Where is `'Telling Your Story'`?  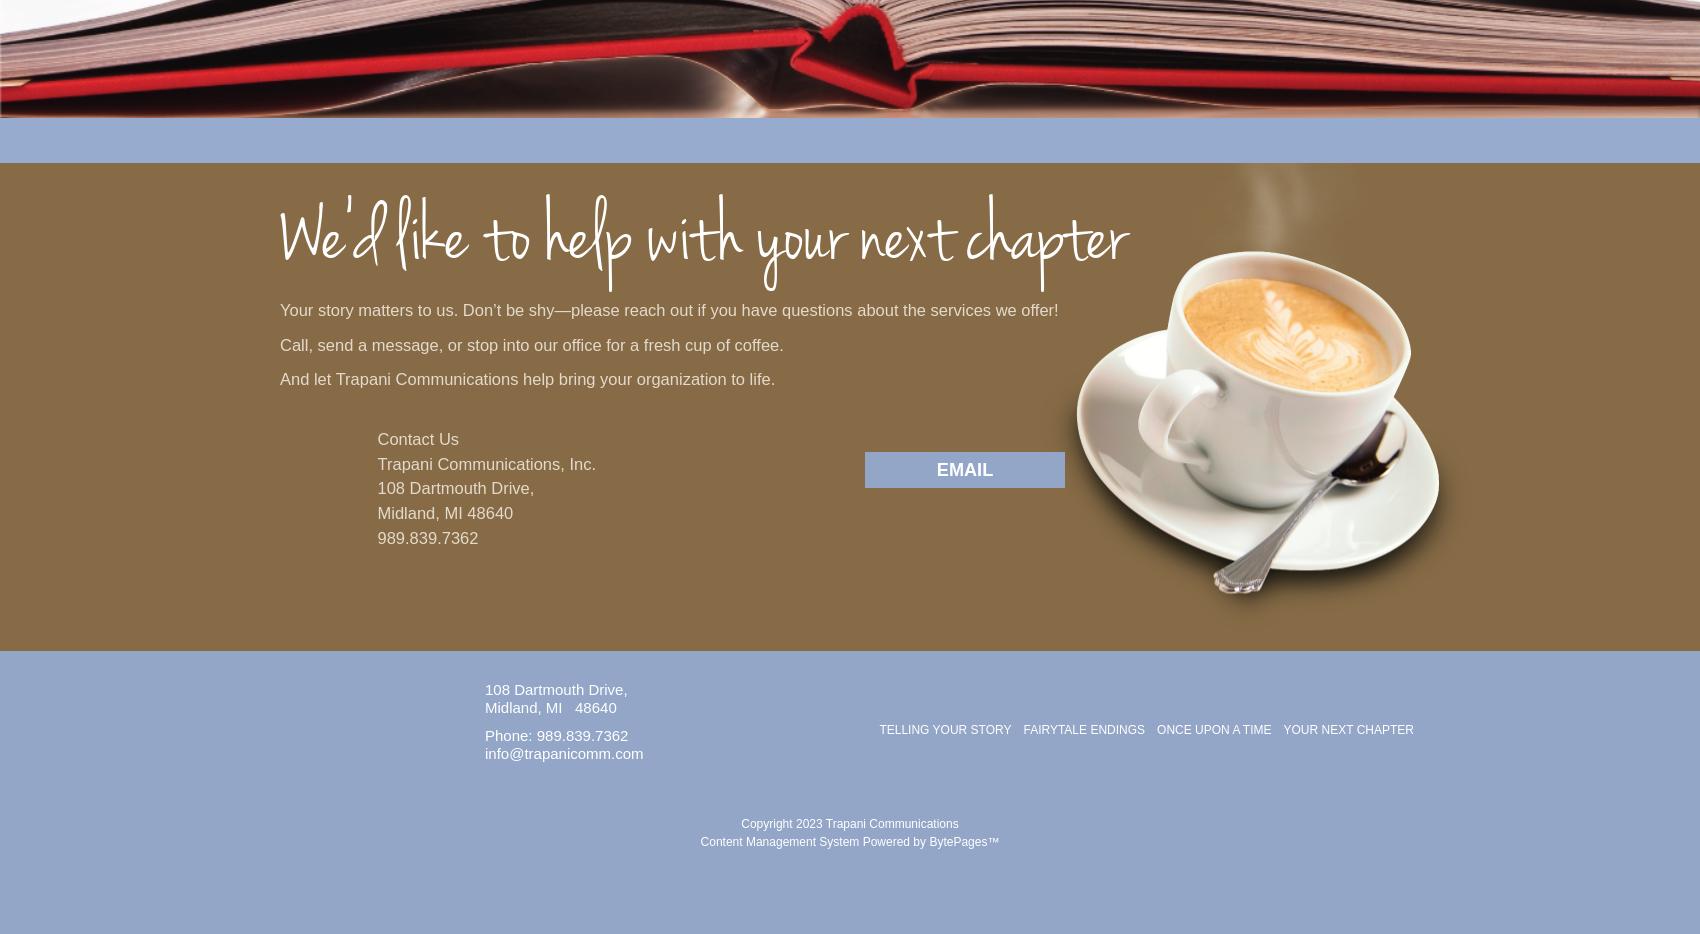
'Telling Your Story' is located at coordinates (945, 728).